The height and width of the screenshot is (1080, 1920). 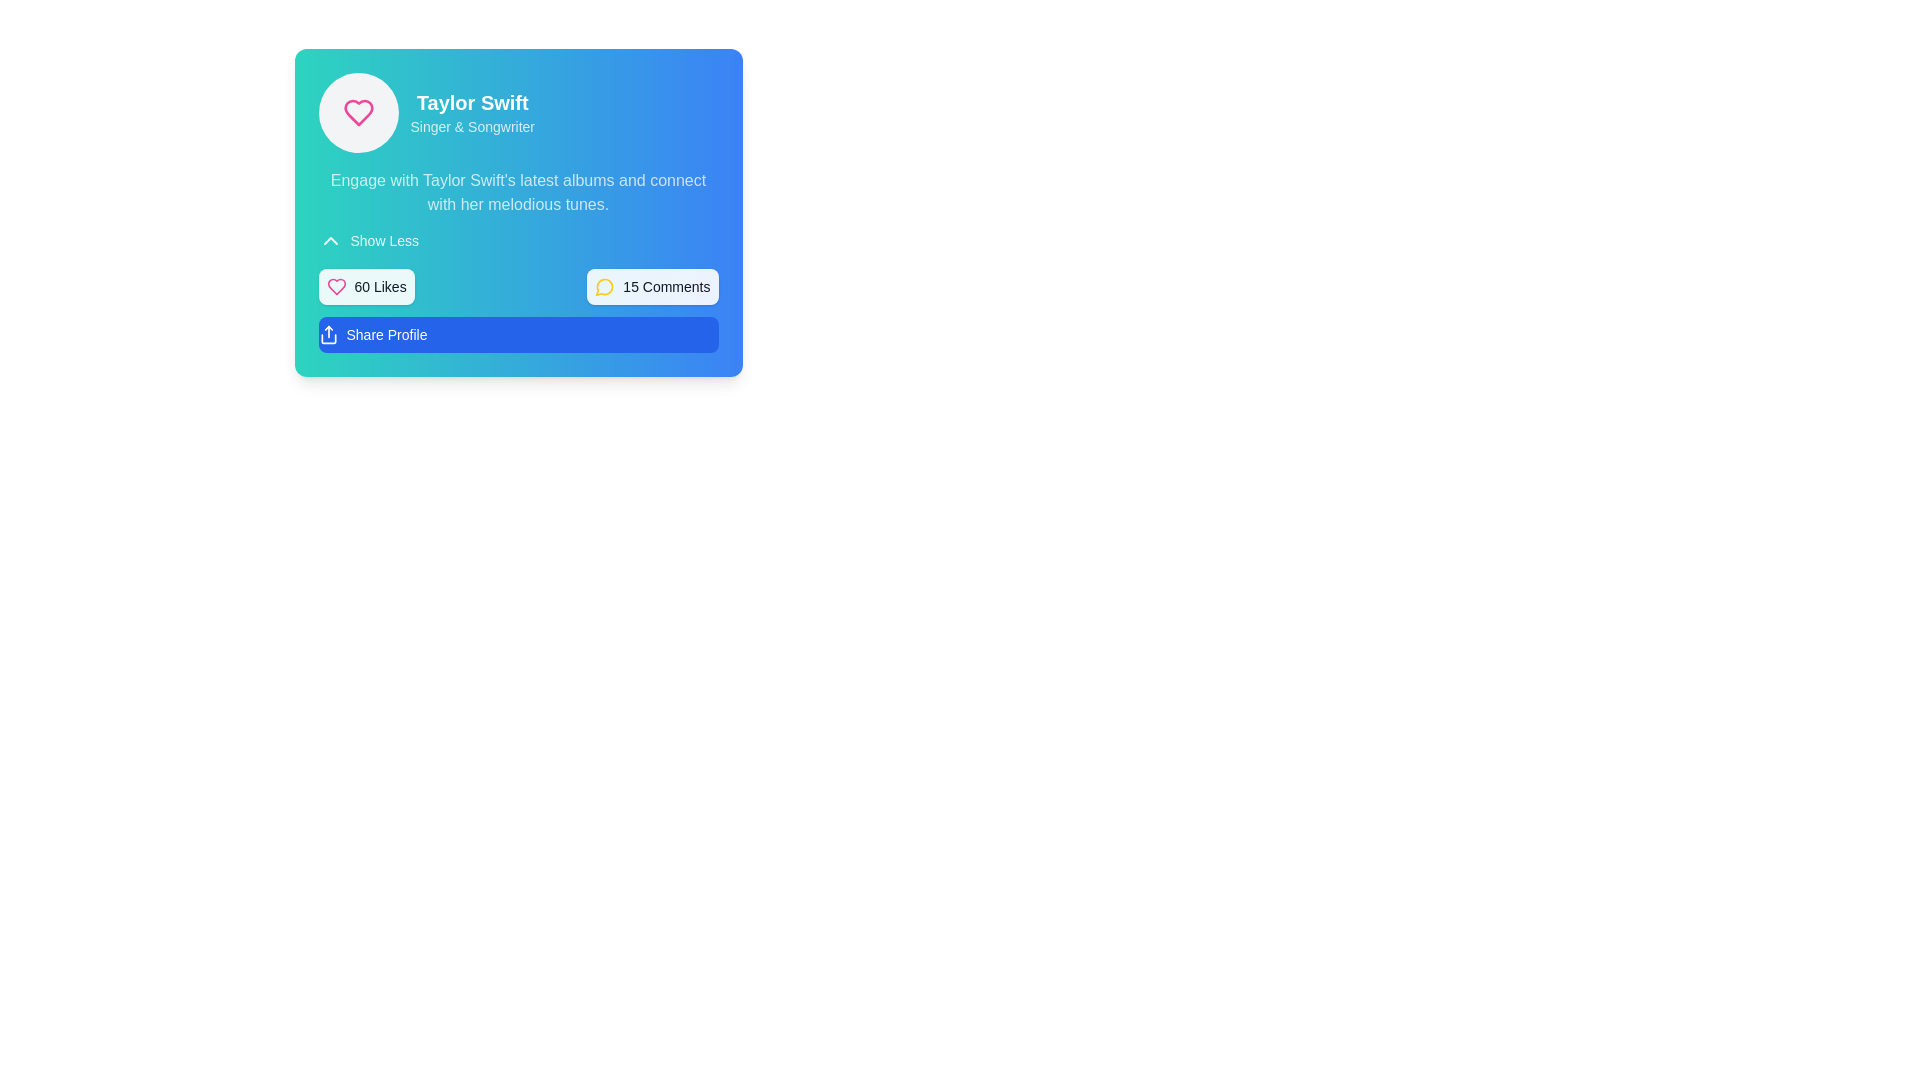 I want to click on the text display element that presents the title and subtitle for Taylor Swift, located at the top of a card-like component with a gradient background, so click(x=471, y=112).